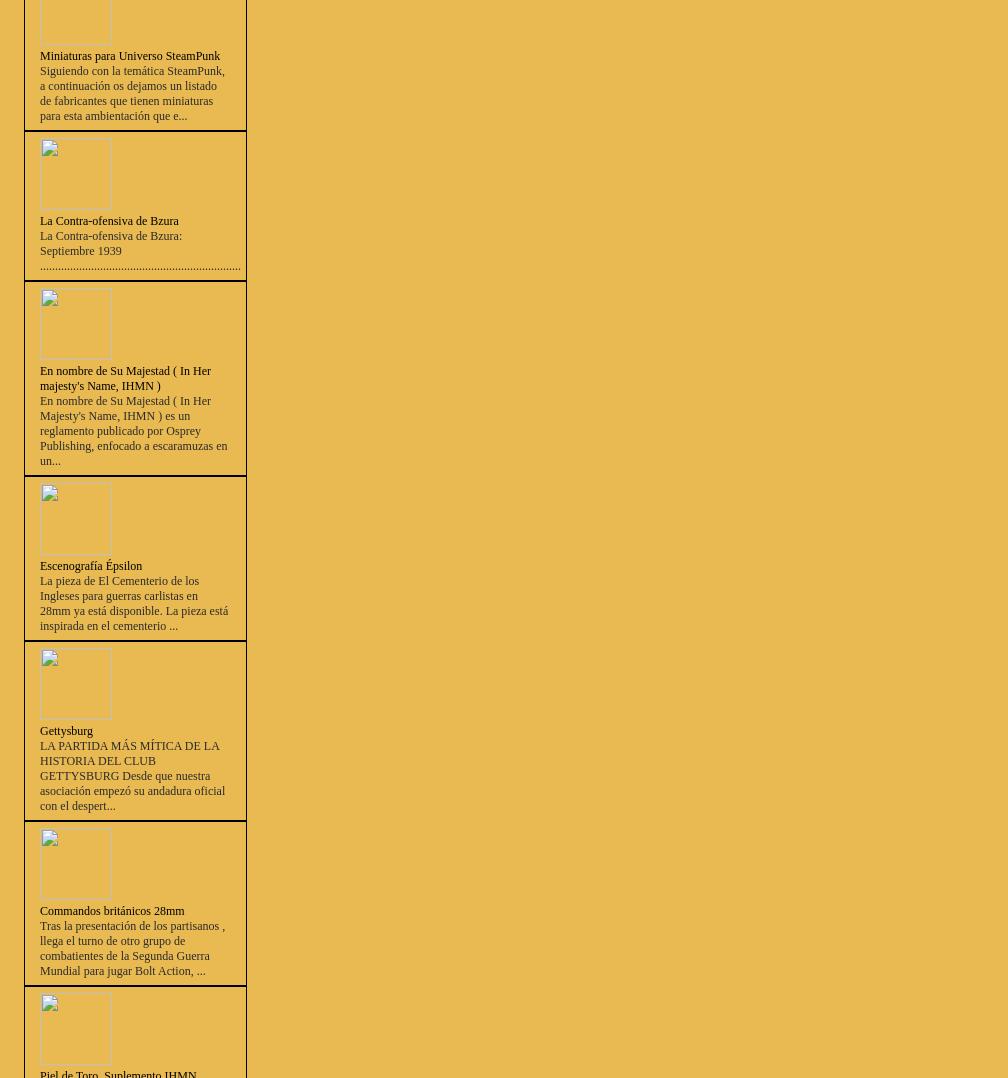 The width and height of the screenshot is (1008, 1078). Describe the element at coordinates (130, 55) in the screenshot. I see `'Miniaturas para Universo SteamPunk'` at that location.